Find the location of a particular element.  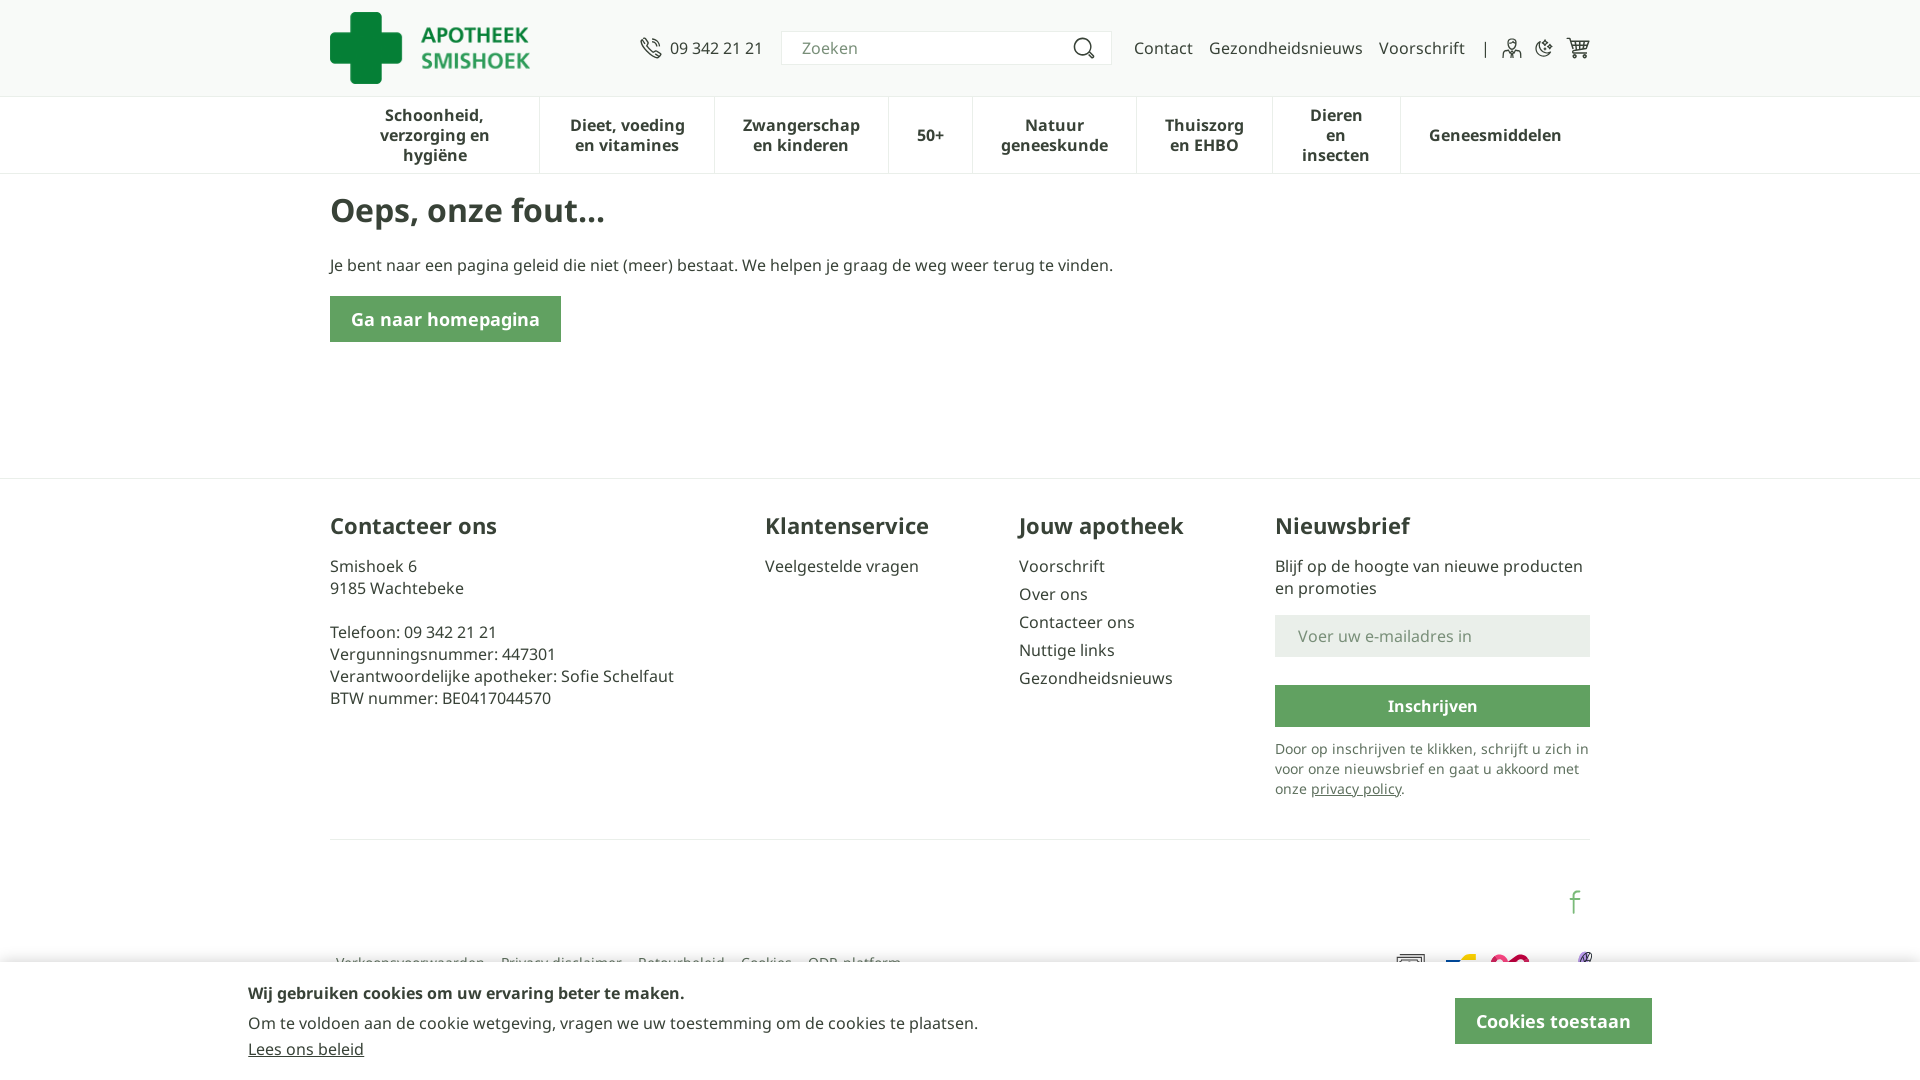

'ODR-platform' is located at coordinates (854, 962).